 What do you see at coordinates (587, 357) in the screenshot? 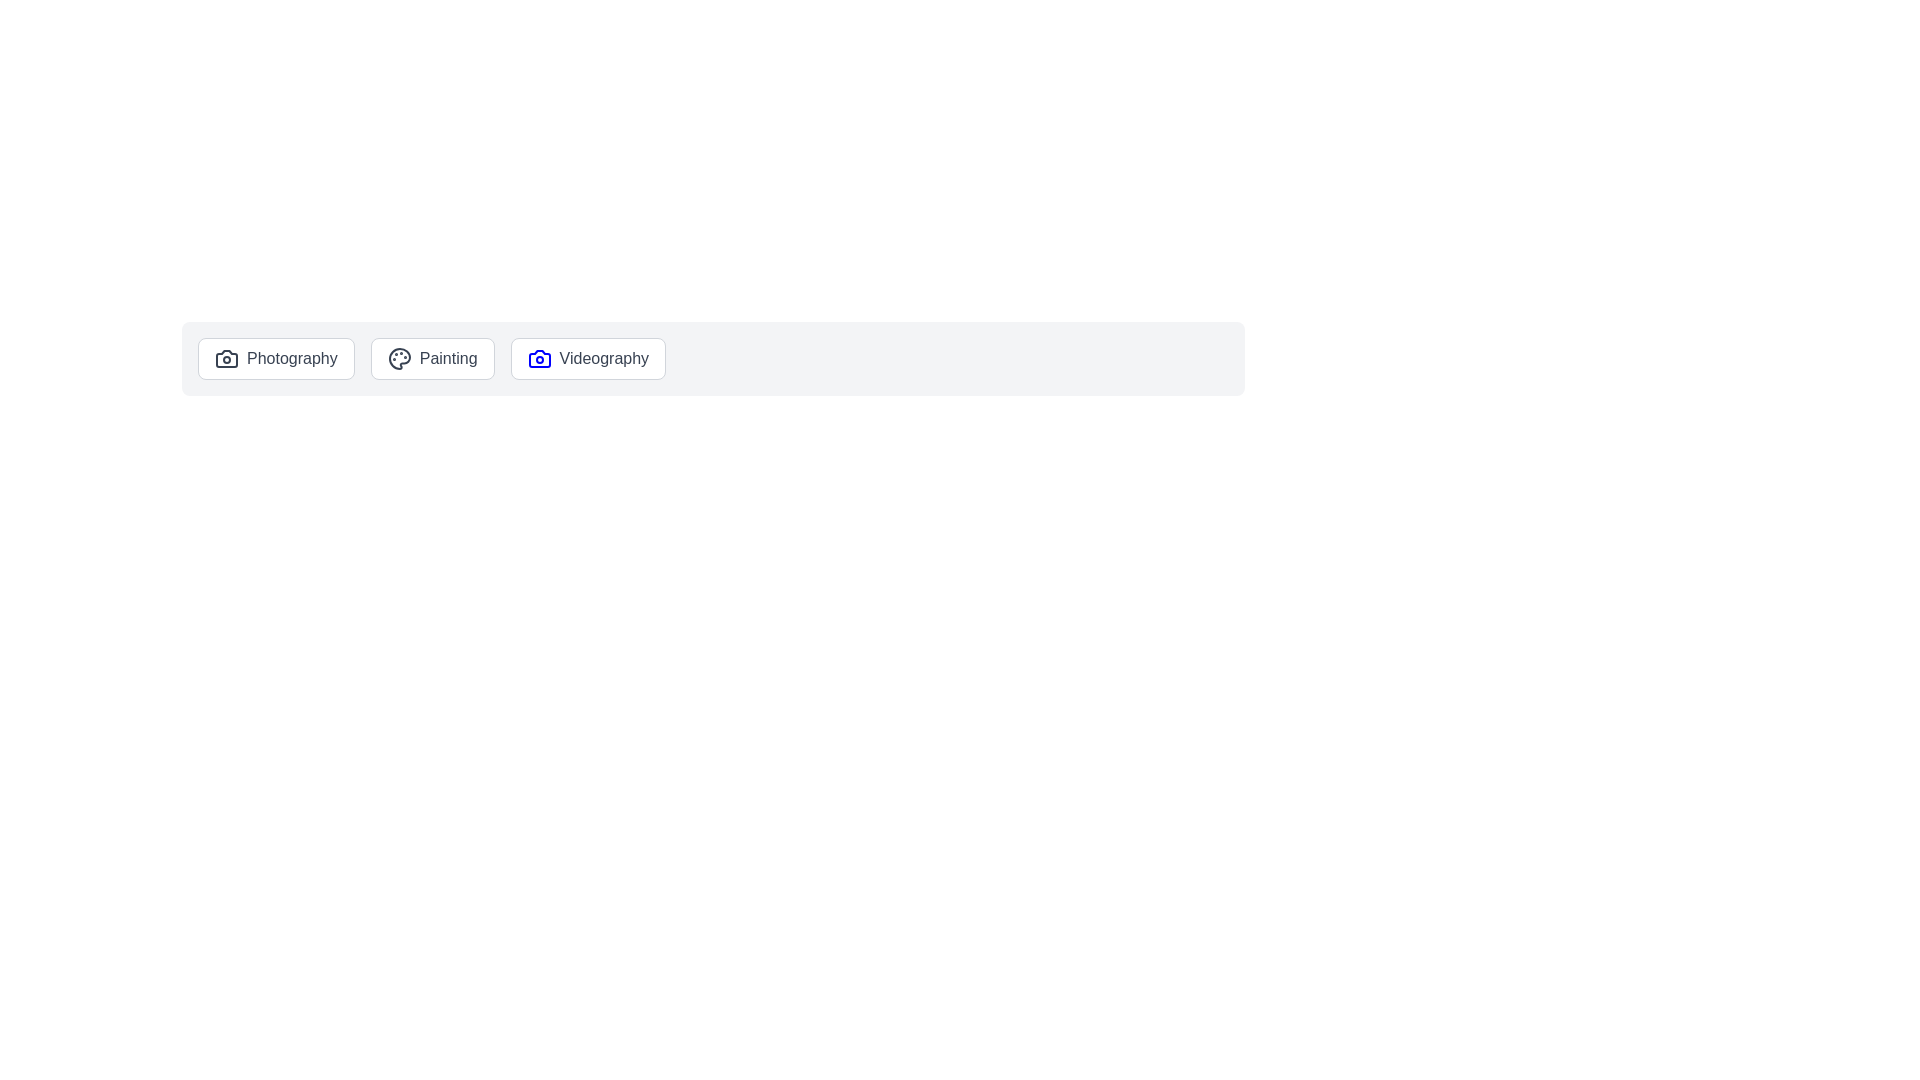
I see `the Videography chip to select it` at bounding box center [587, 357].